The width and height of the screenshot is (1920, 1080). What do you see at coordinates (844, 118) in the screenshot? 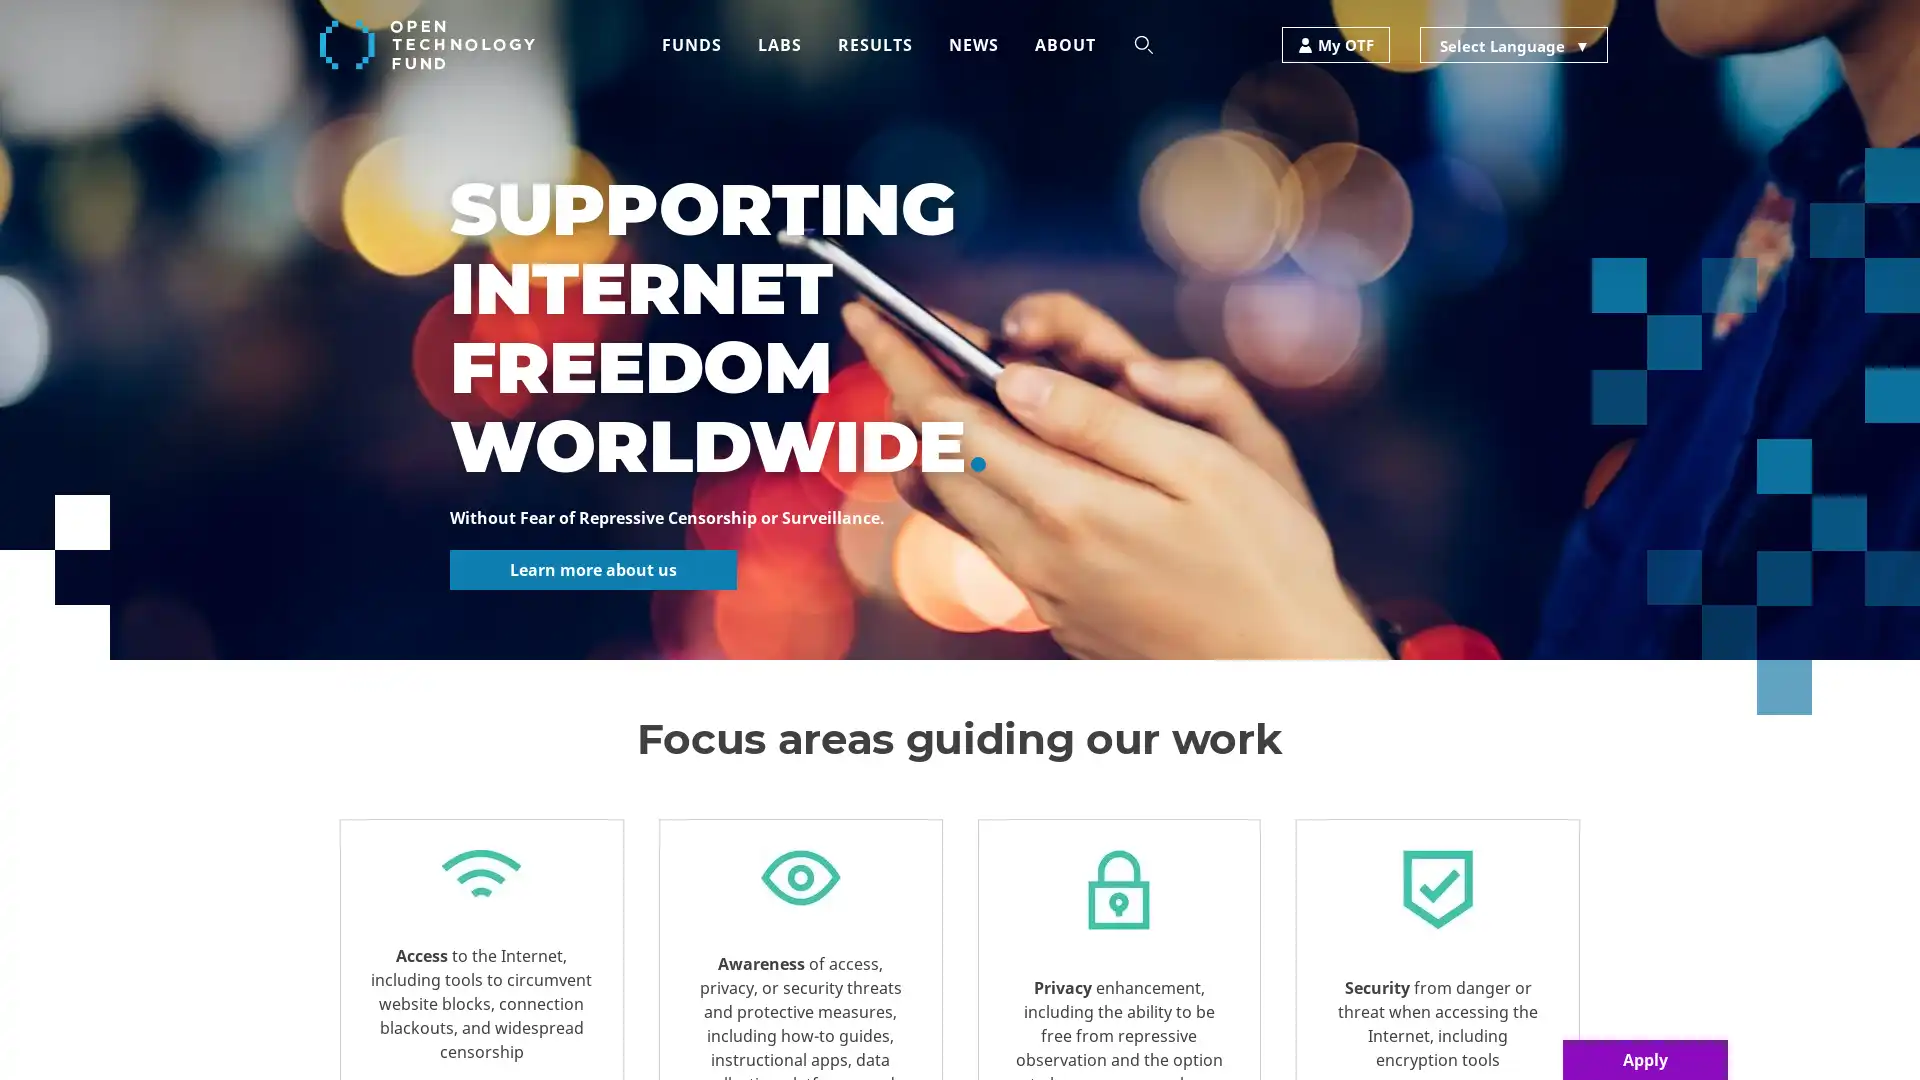
I see `Search` at bounding box center [844, 118].